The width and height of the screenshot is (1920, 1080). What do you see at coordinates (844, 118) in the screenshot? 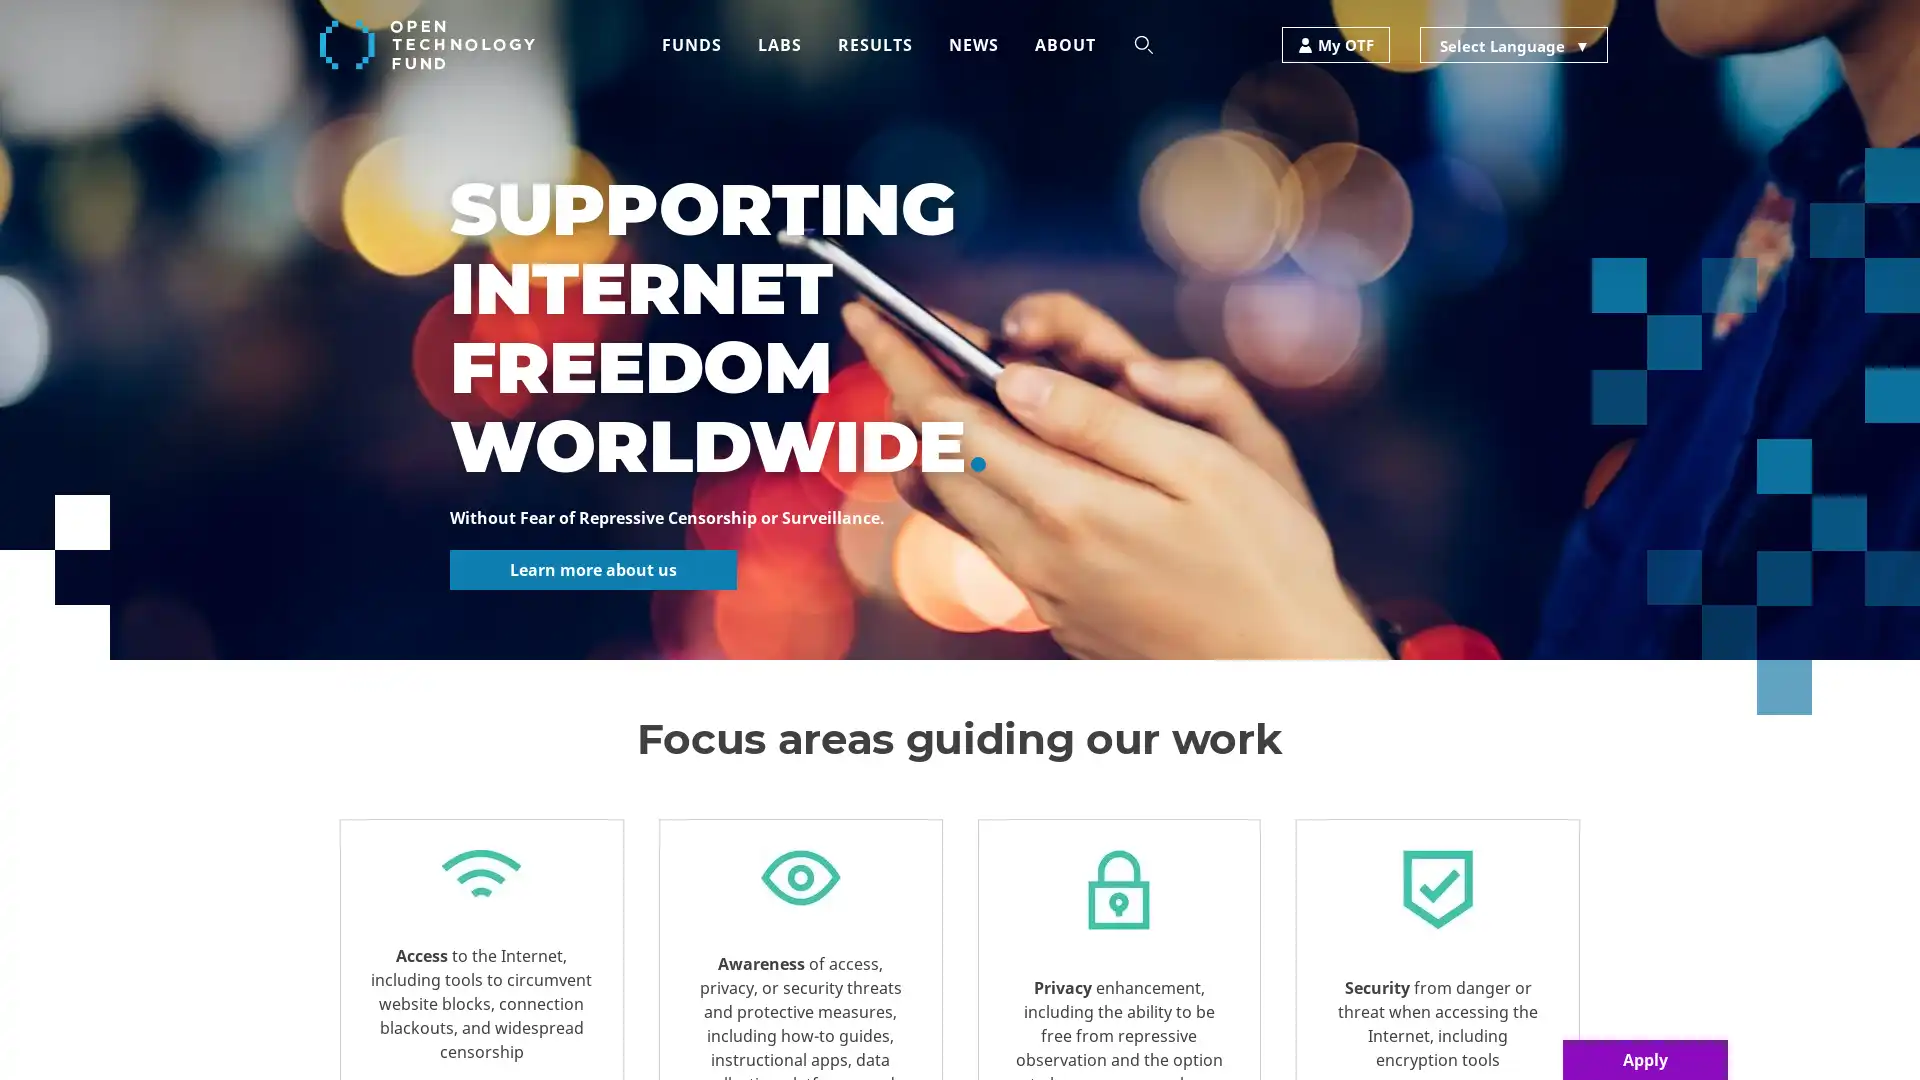
I see `Search` at bounding box center [844, 118].